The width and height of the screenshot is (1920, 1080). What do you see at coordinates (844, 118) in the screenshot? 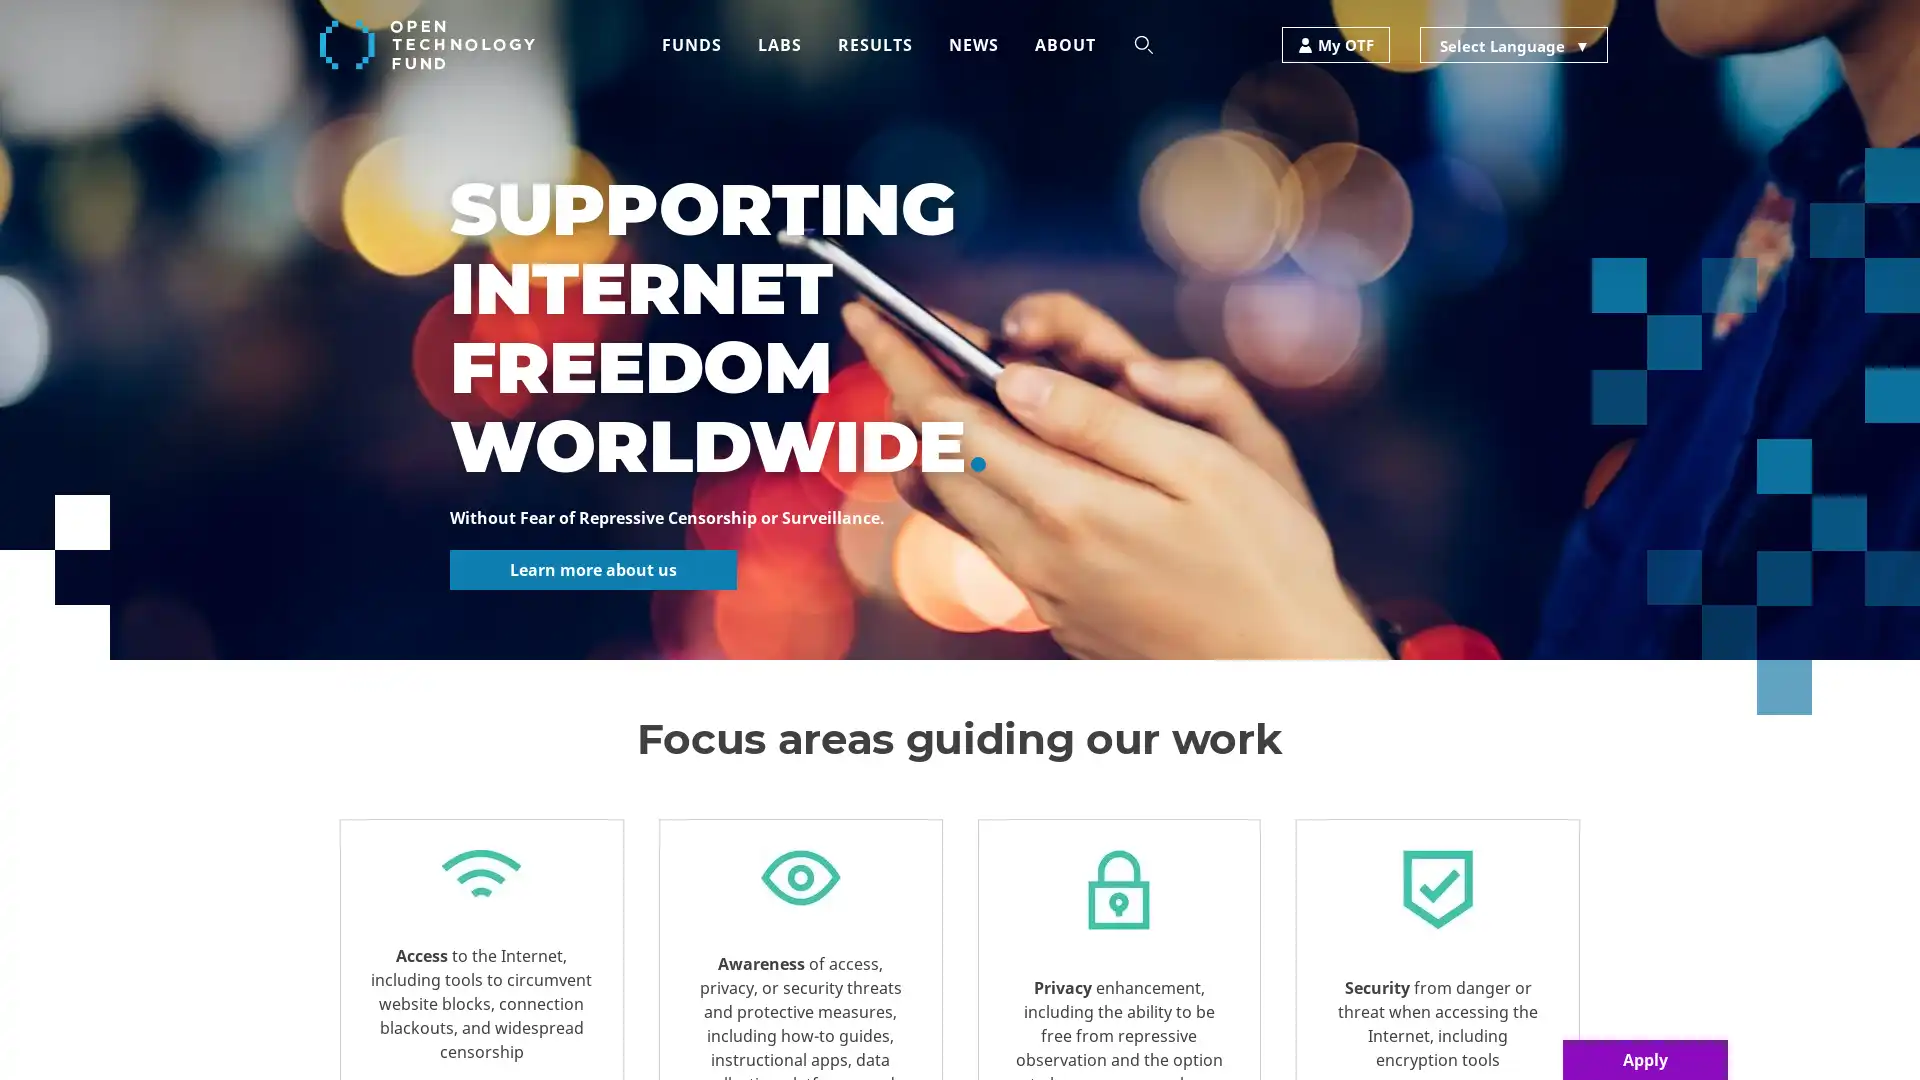
I see `Search` at bounding box center [844, 118].